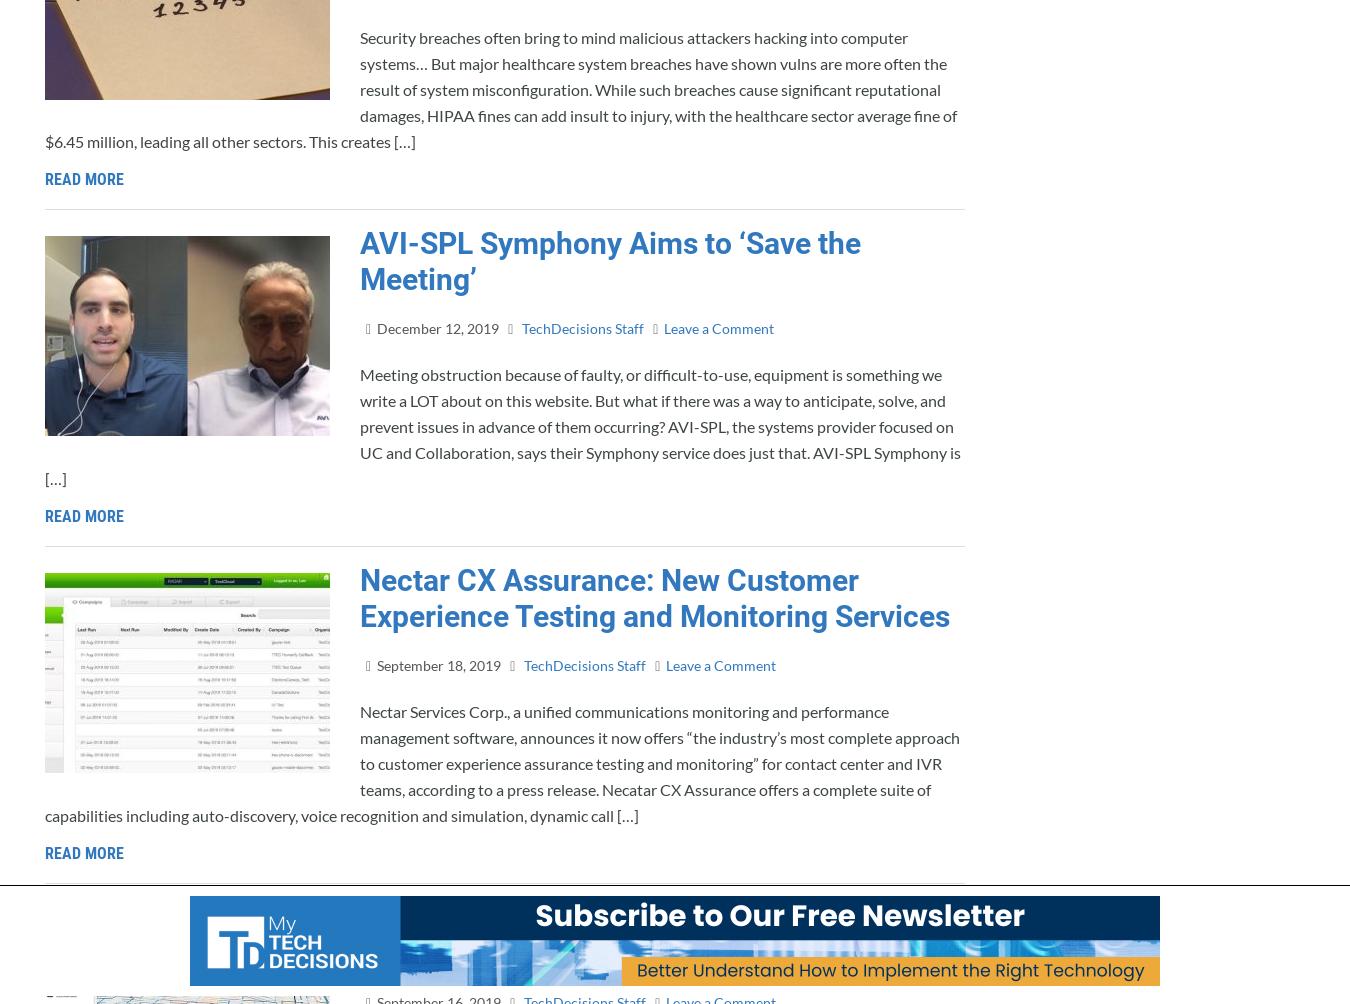  I want to click on 'Meeting obstruction because of faulty, or difficult-to-use, equipment is something we write a LOT about on this website. But what if there was a way to anticipate, solve, and prevent issues in advance of them occurring? AVI-SPL, the systems provider focused on UC and Collaboration, says their Symphony service does just that. AVI-SPL Symphony is […]', so click(502, 425).